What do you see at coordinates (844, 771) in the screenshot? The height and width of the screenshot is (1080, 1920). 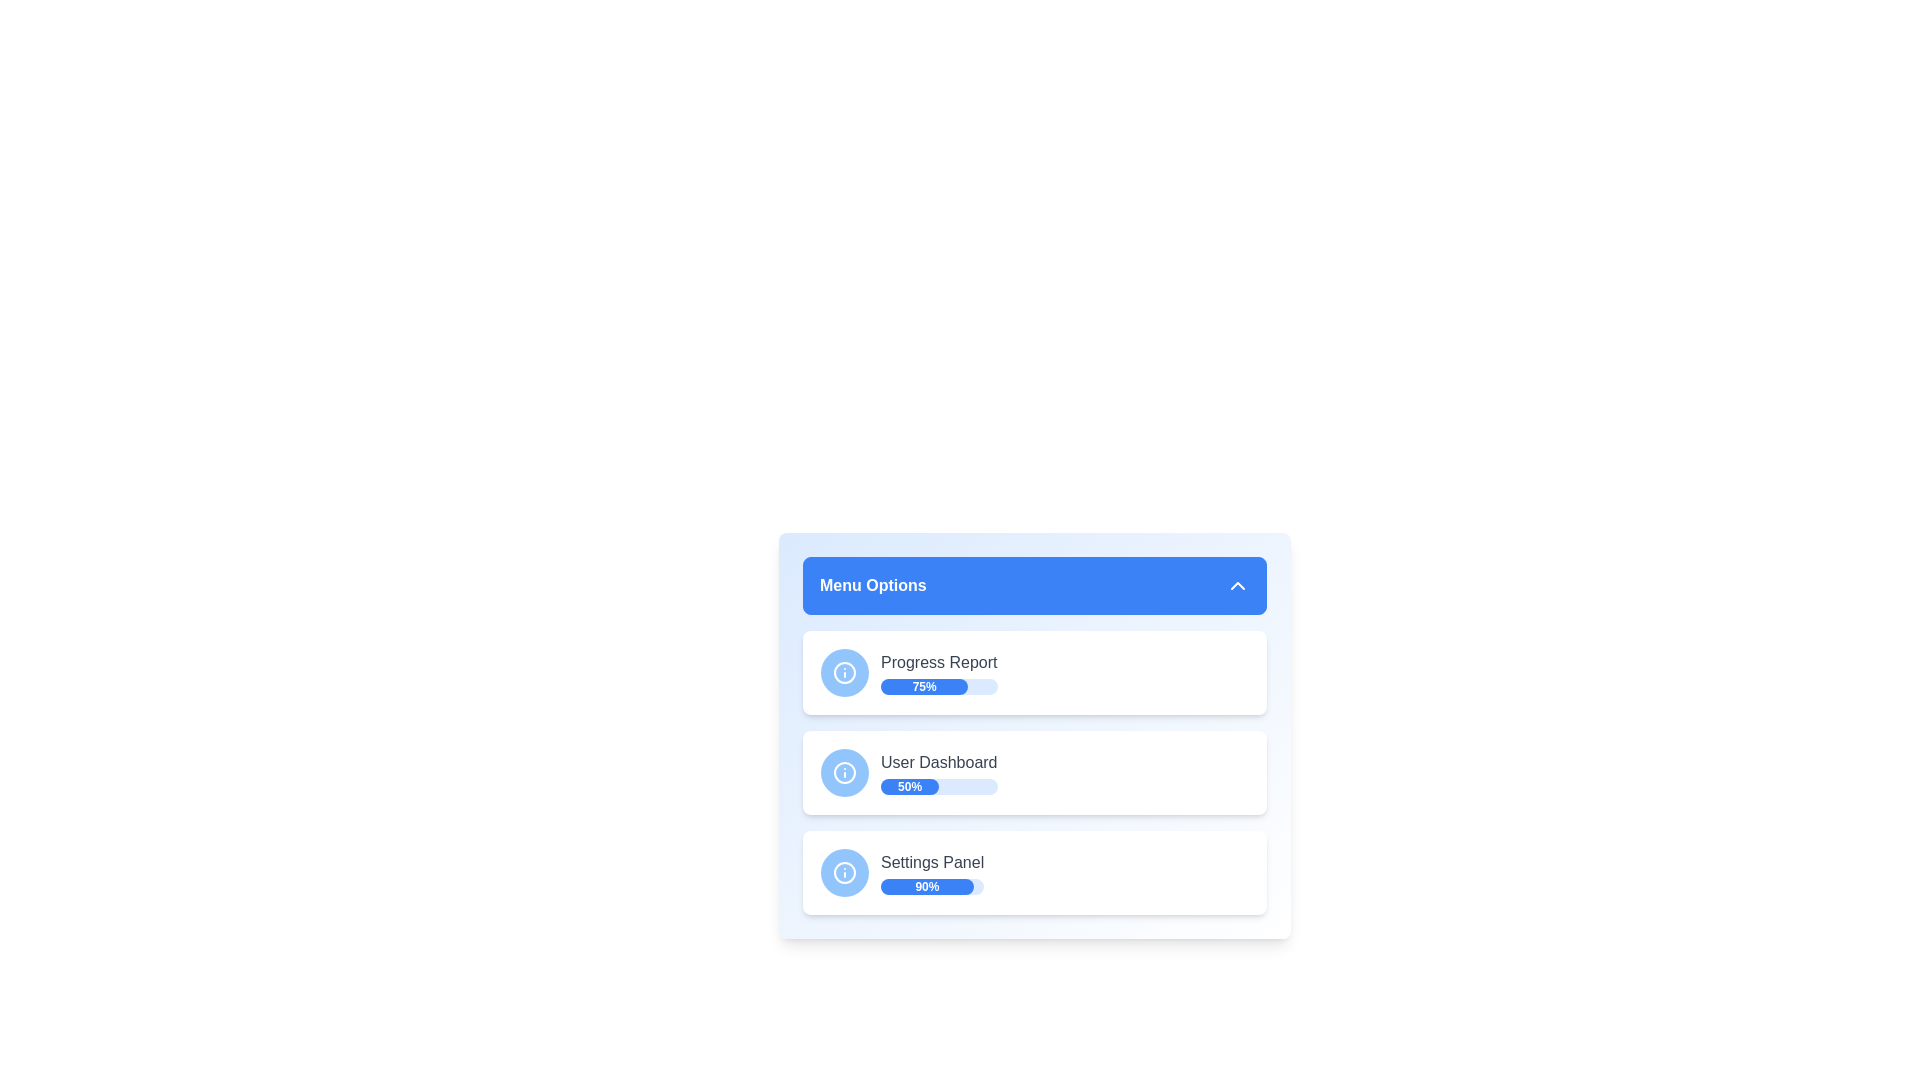 I see `the icon beside the menu item 'User Dashboard'` at bounding box center [844, 771].